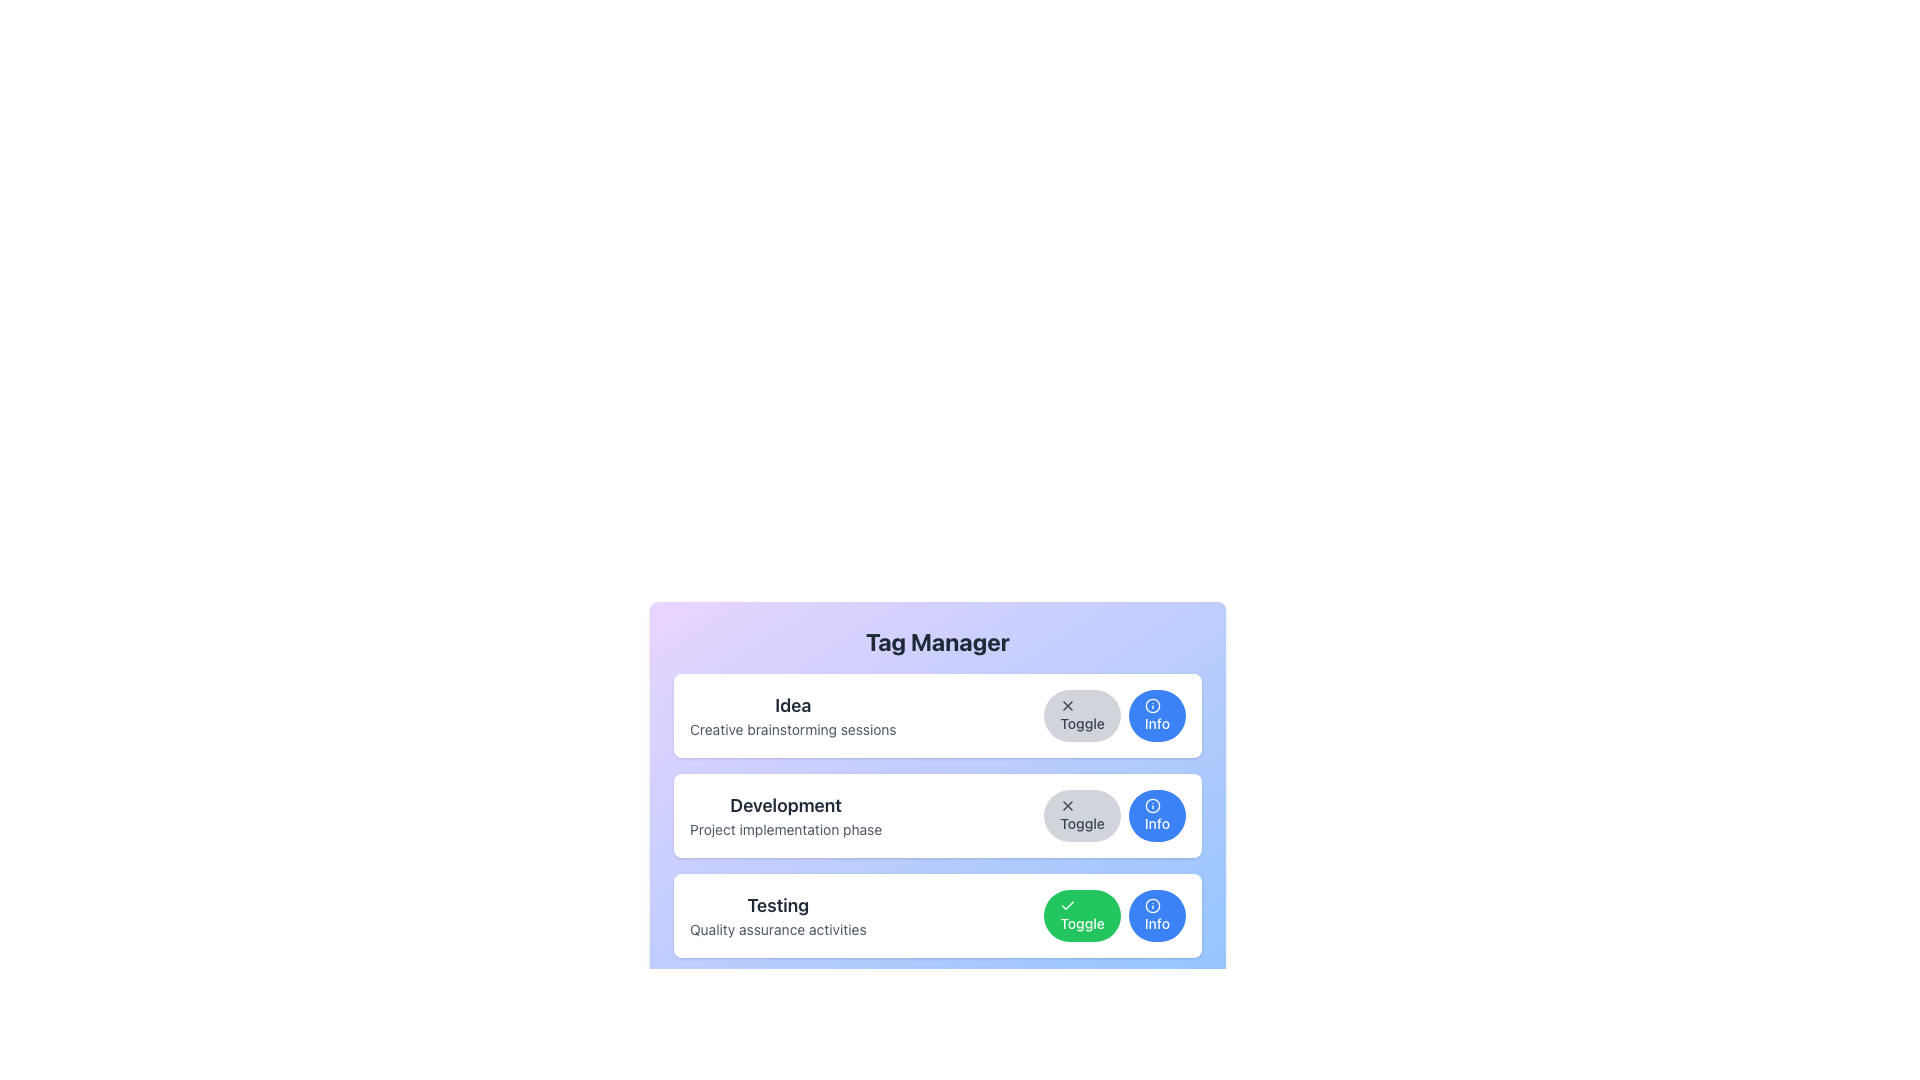 This screenshot has width=1920, height=1080. What do you see at coordinates (1067, 805) in the screenshot?
I see `the icon indicating a negative or inactive state within the 'Development' card section, located to the left of the 'Toggle' label` at bounding box center [1067, 805].